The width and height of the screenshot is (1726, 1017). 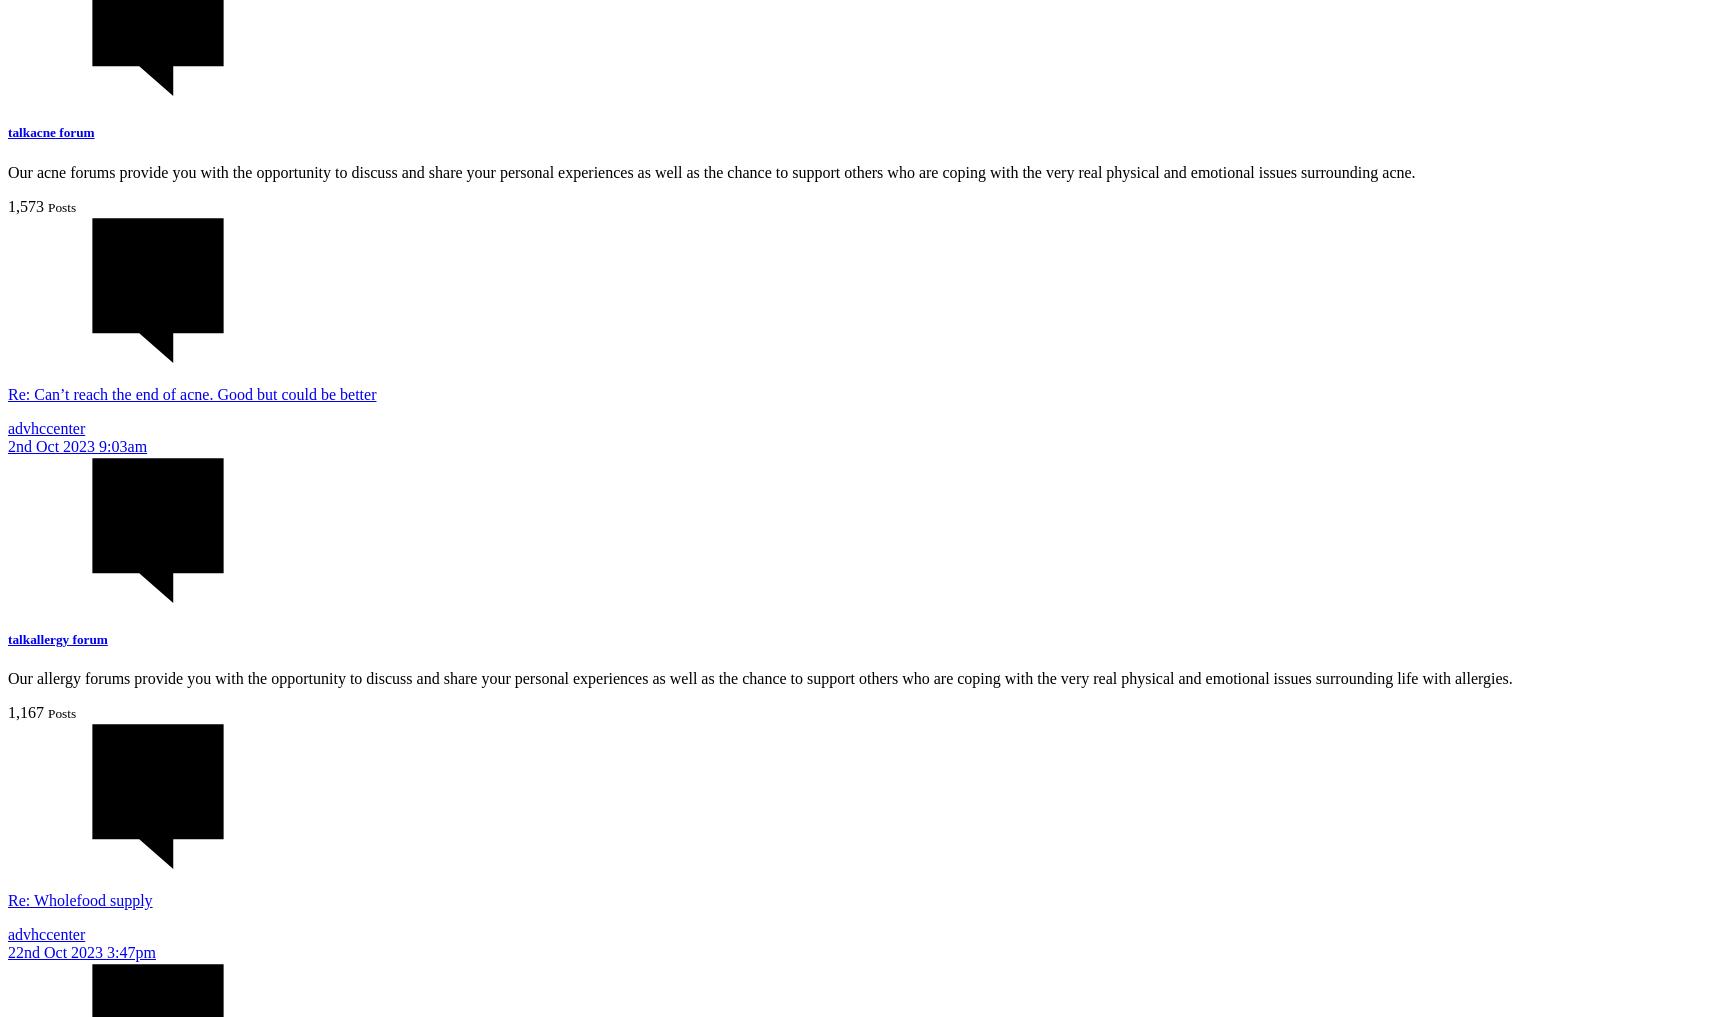 I want to click on 'allergy', so click(x=30, y=638).